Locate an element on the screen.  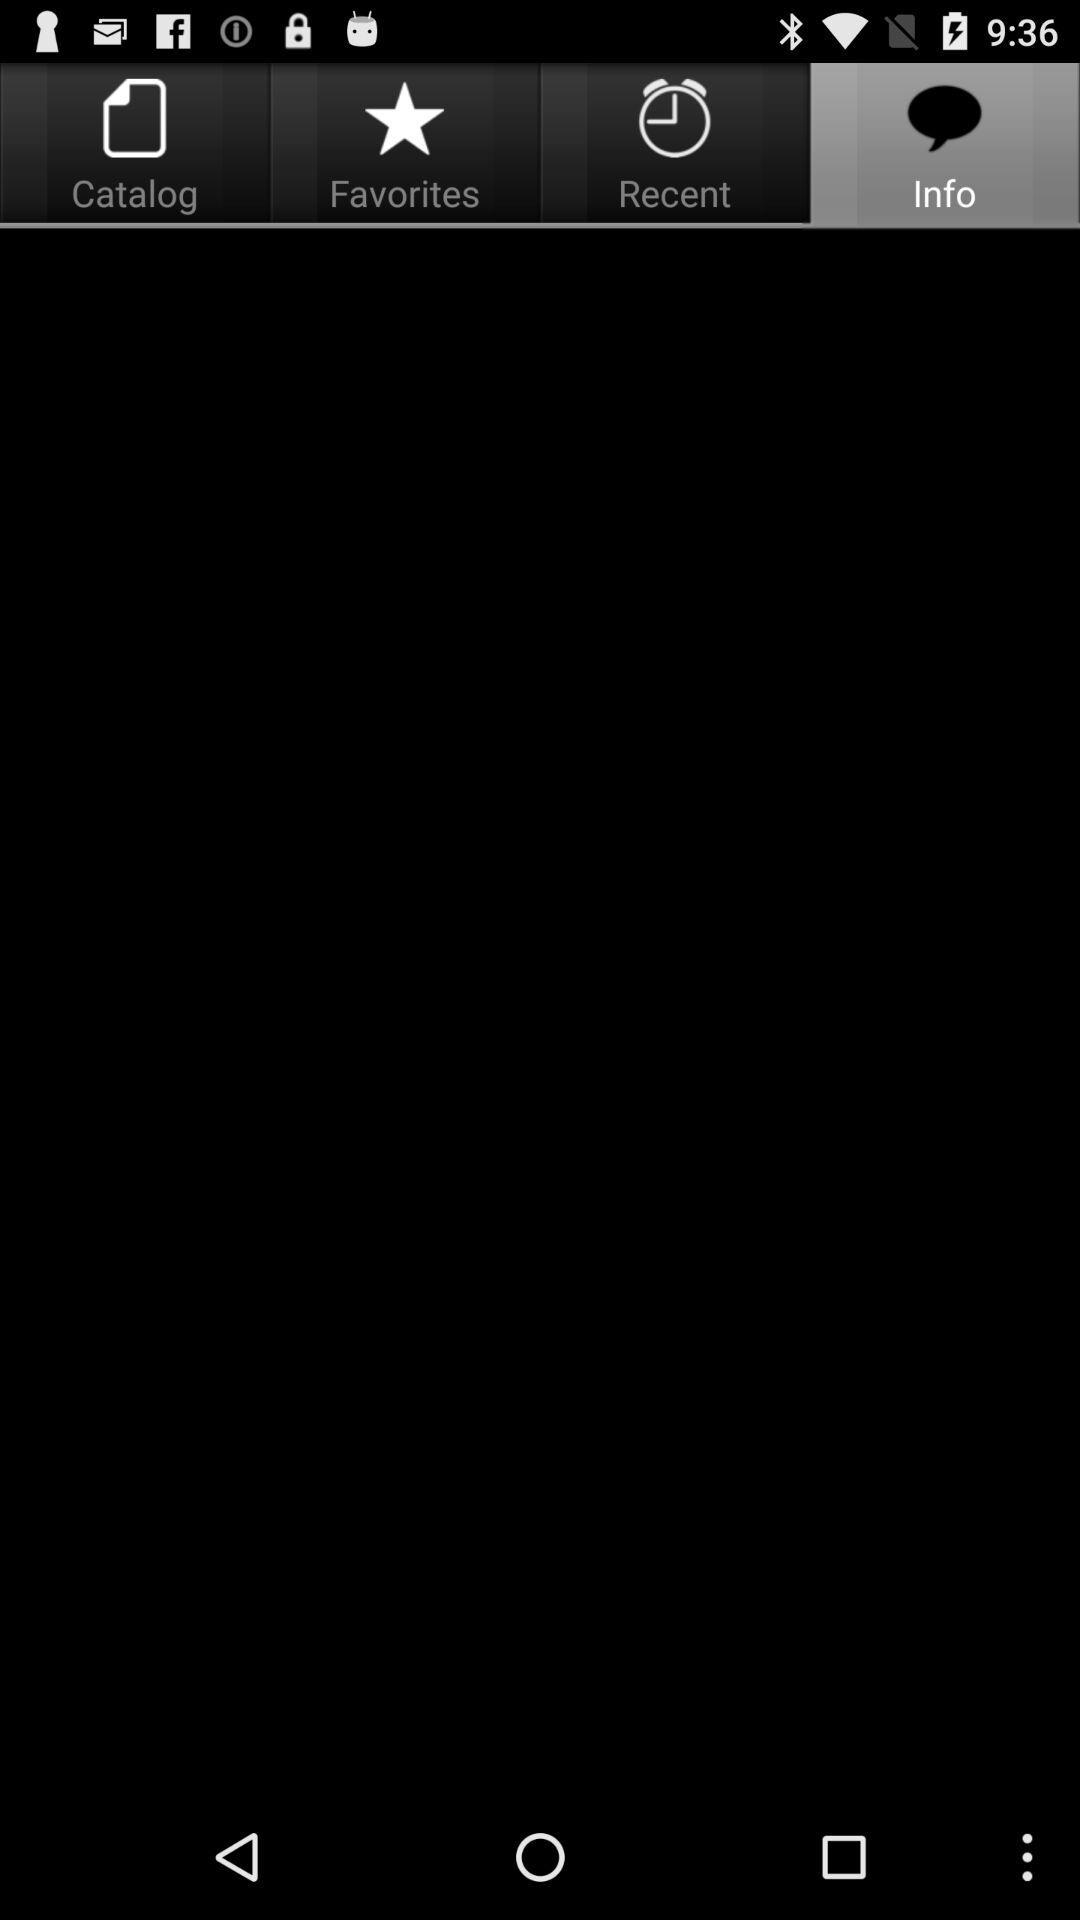
item at the center is located at coordinates (540, 1012).